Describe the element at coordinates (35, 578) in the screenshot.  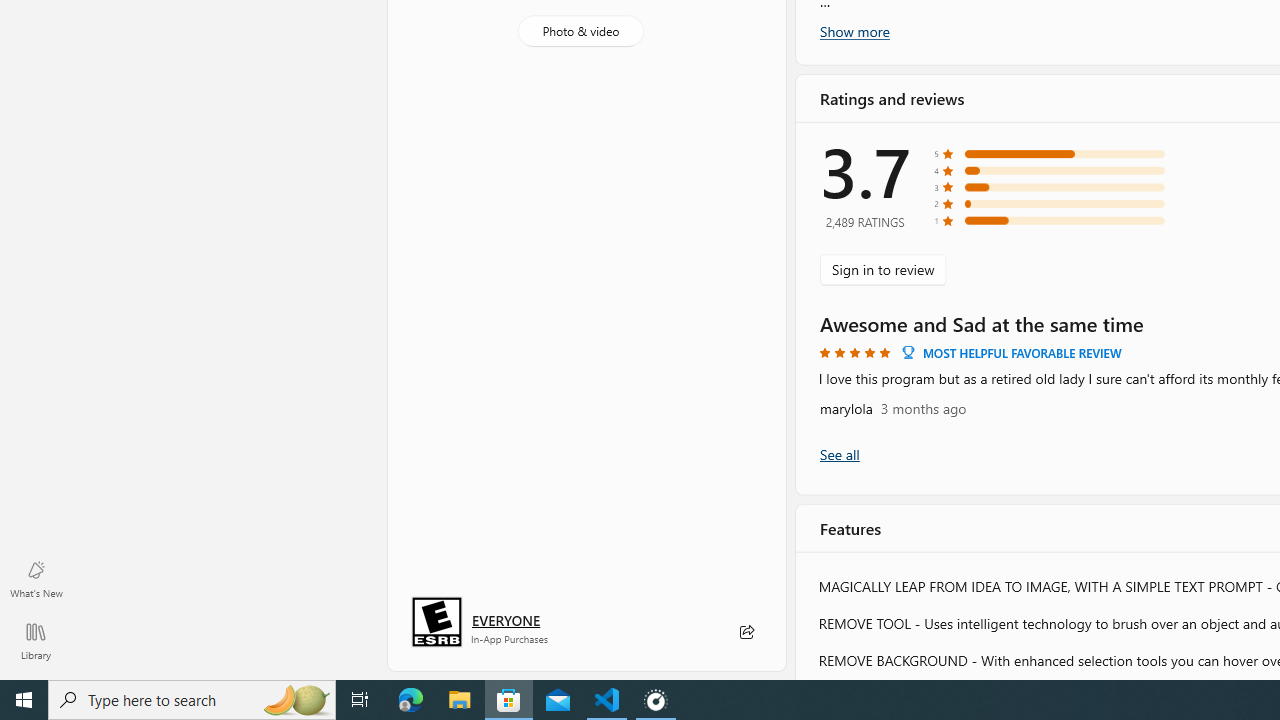
I see `'What'` at that location.